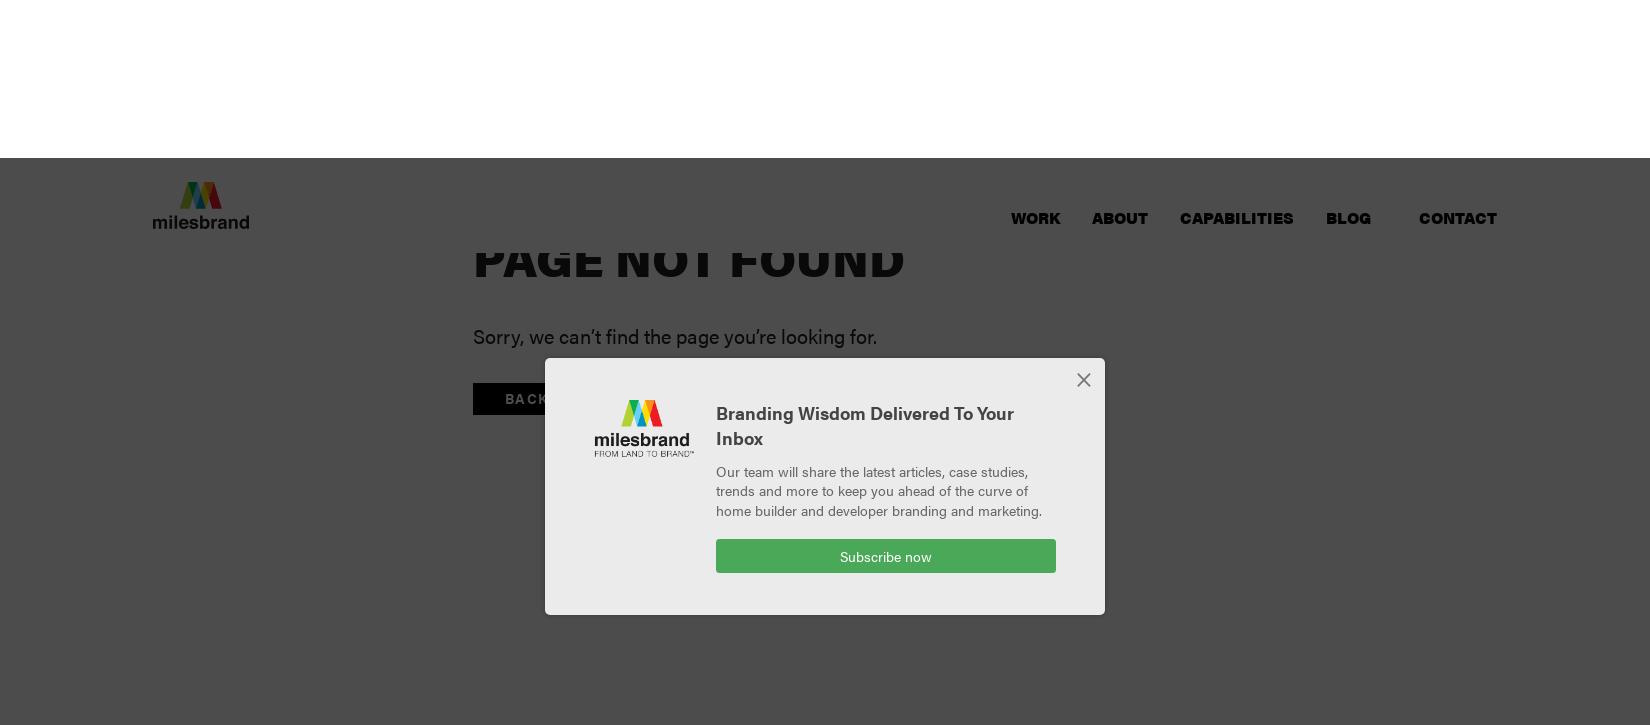  What do you see at coordinates (1347, 59) in the screenshot?
I see `'Blog'` at bounding box center [1347, 59].